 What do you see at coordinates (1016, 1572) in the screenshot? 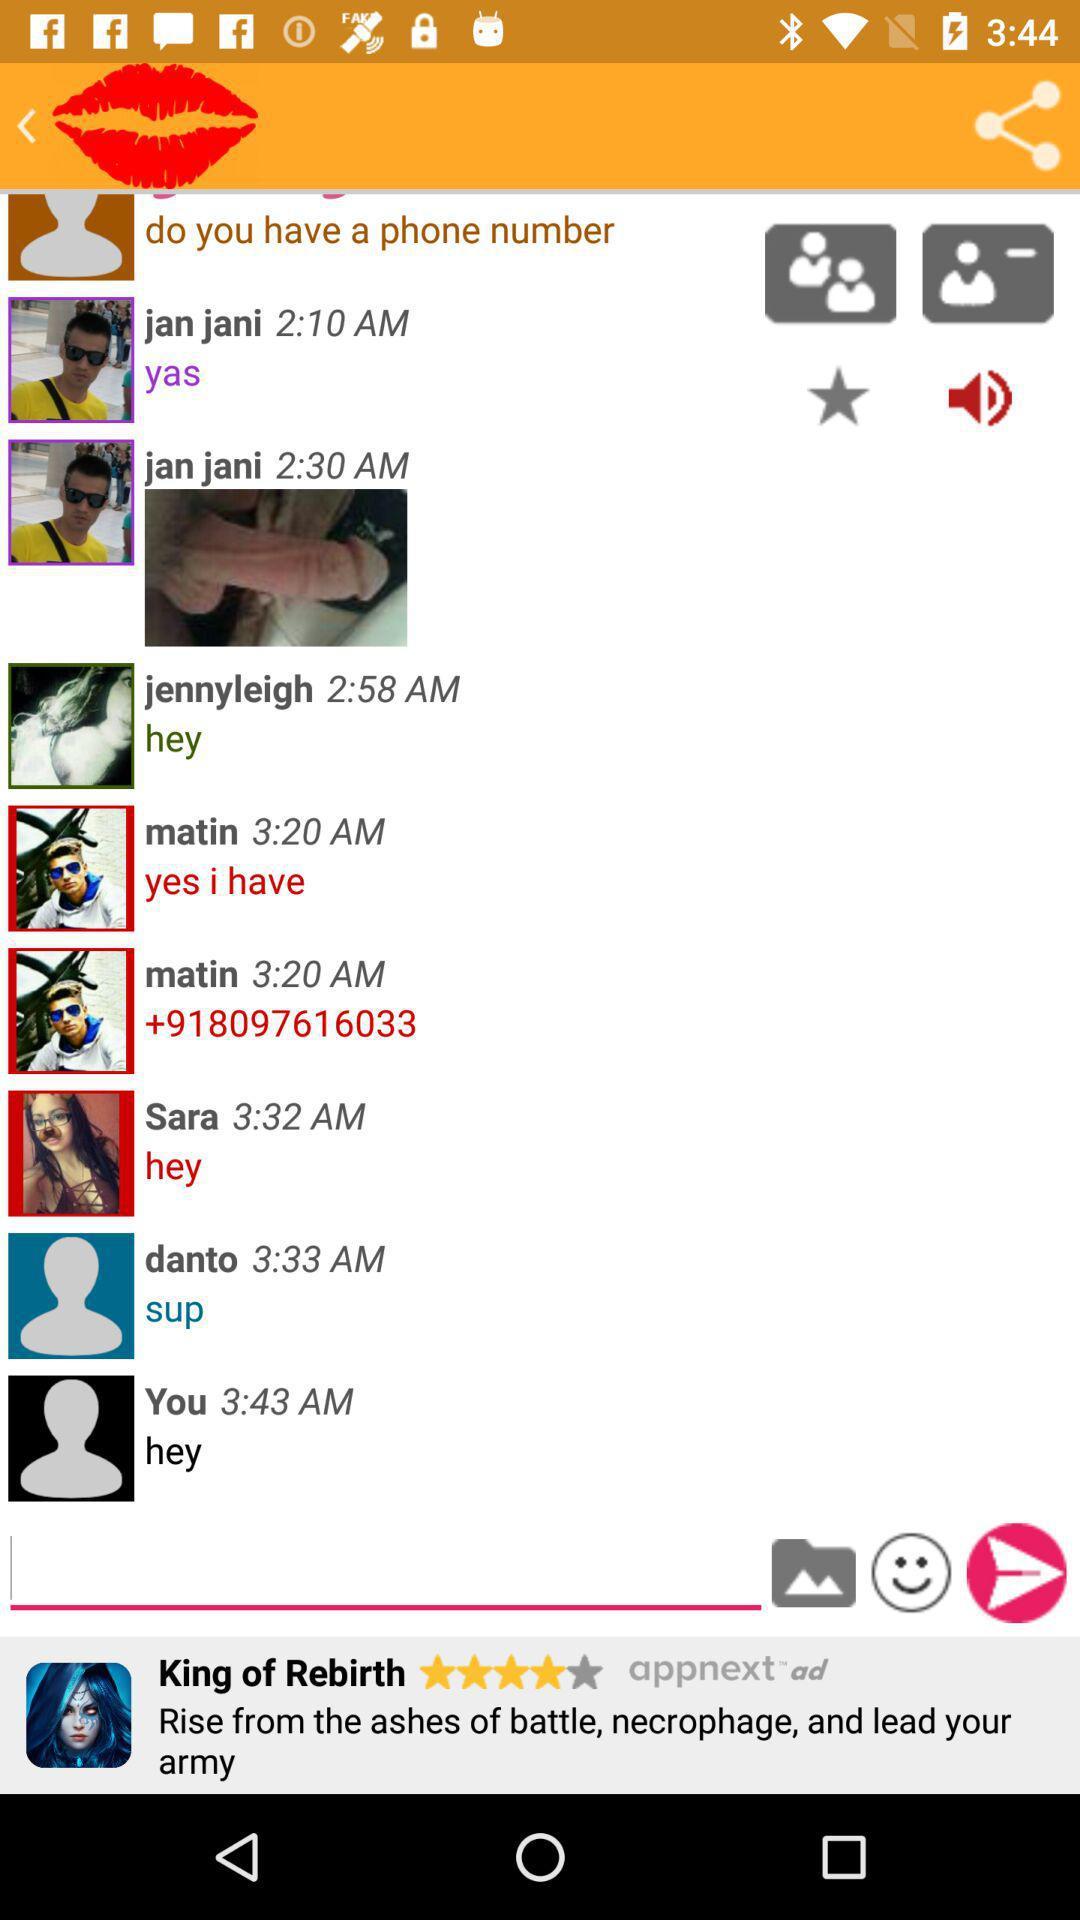
I see `submit entry` at bounding box center [1016, 1572].